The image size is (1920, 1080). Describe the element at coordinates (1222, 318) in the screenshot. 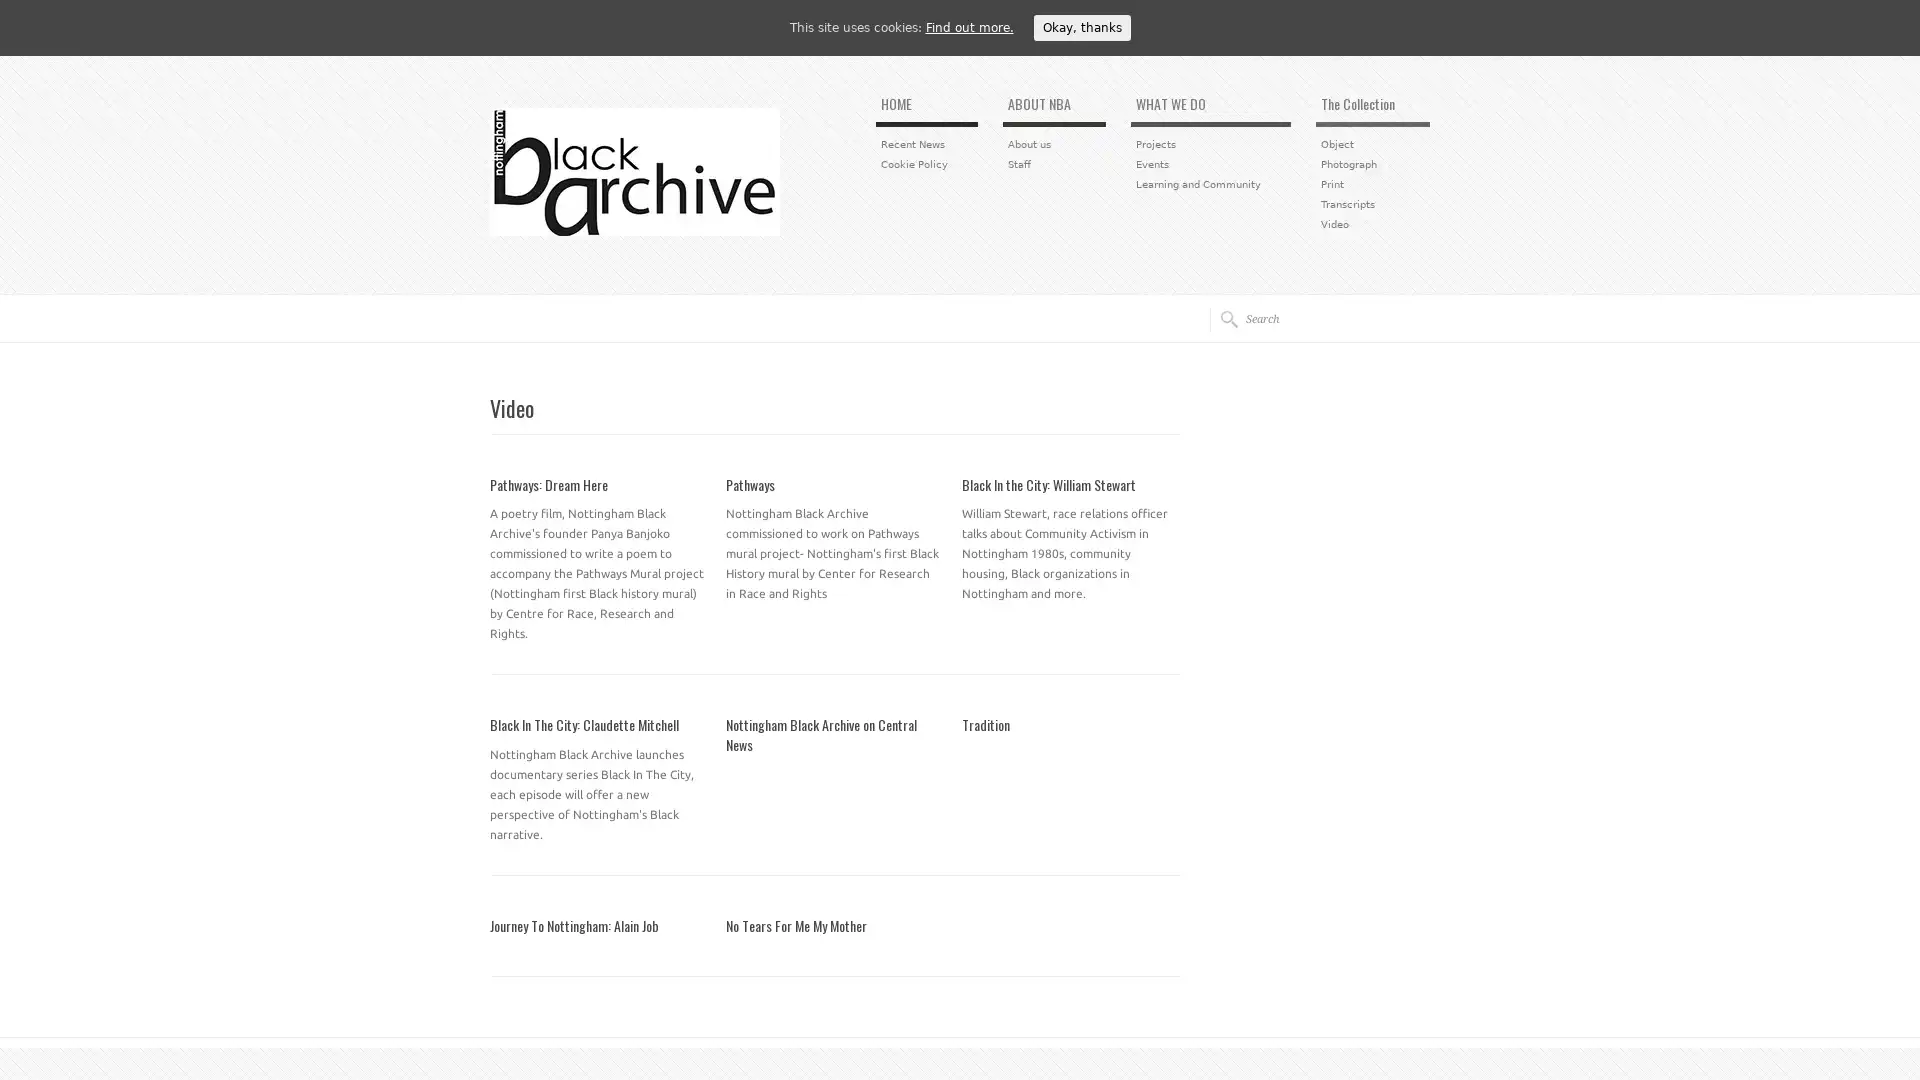

I see `Search` at that location.